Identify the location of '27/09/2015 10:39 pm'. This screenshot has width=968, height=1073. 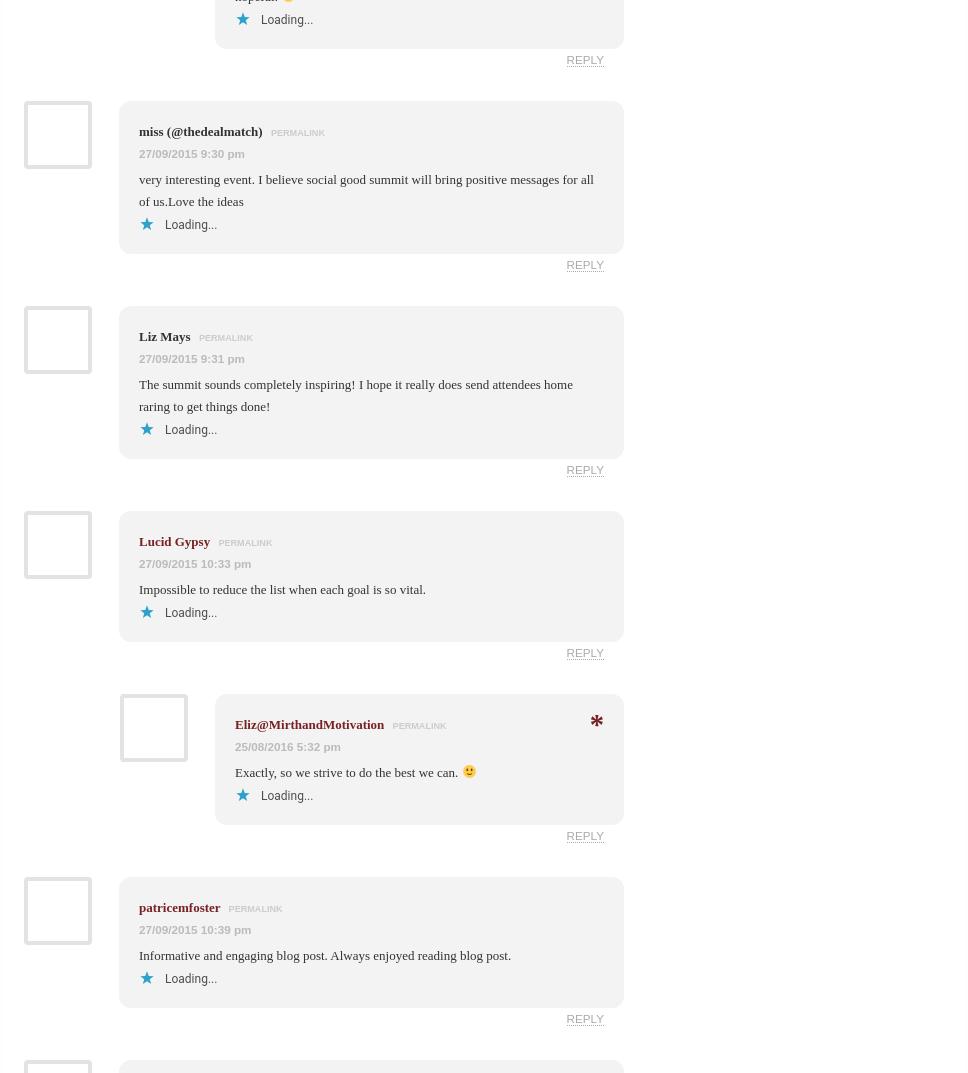
(194, 928).